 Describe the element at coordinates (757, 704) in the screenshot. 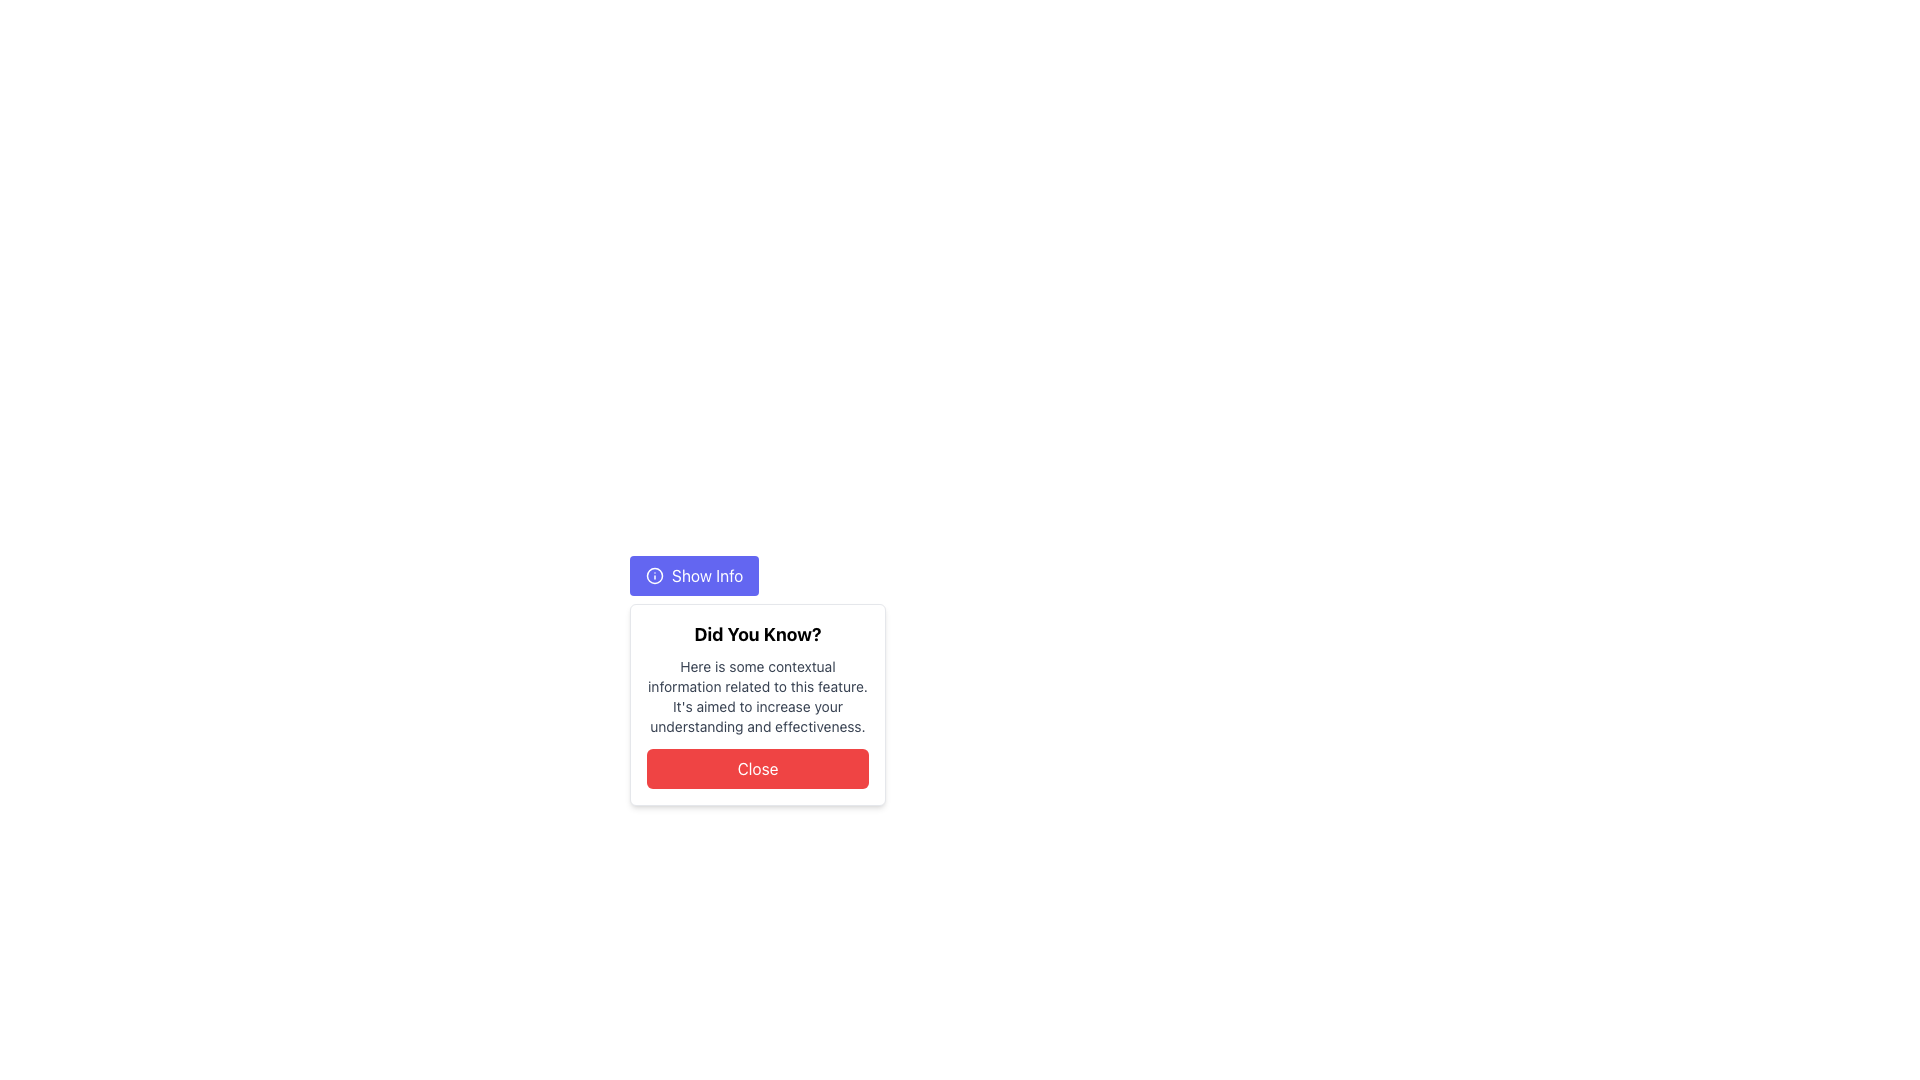

I see `the modal dialog containing contextual information by reading the text displayed within it` at that location.